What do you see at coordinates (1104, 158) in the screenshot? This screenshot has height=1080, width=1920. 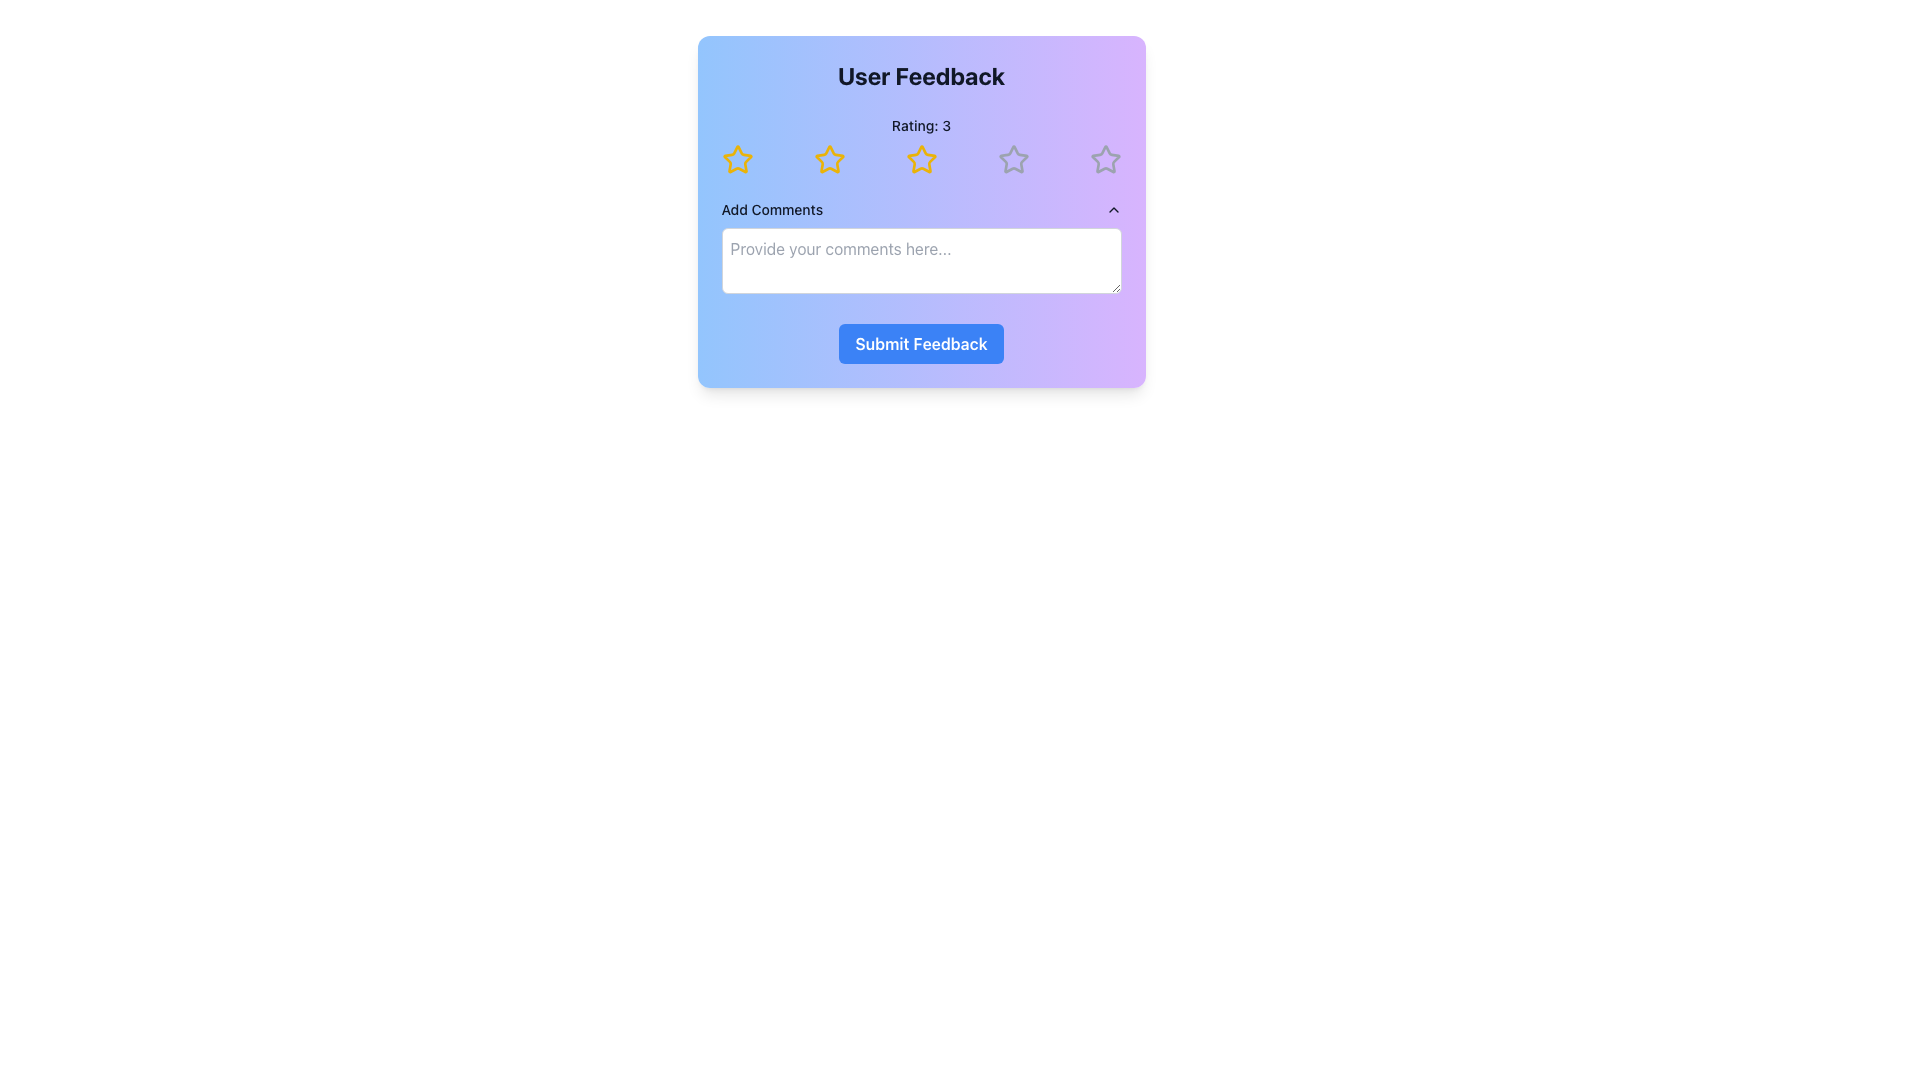 I see `keyboard navigation` at bounding box center [1104, 158].